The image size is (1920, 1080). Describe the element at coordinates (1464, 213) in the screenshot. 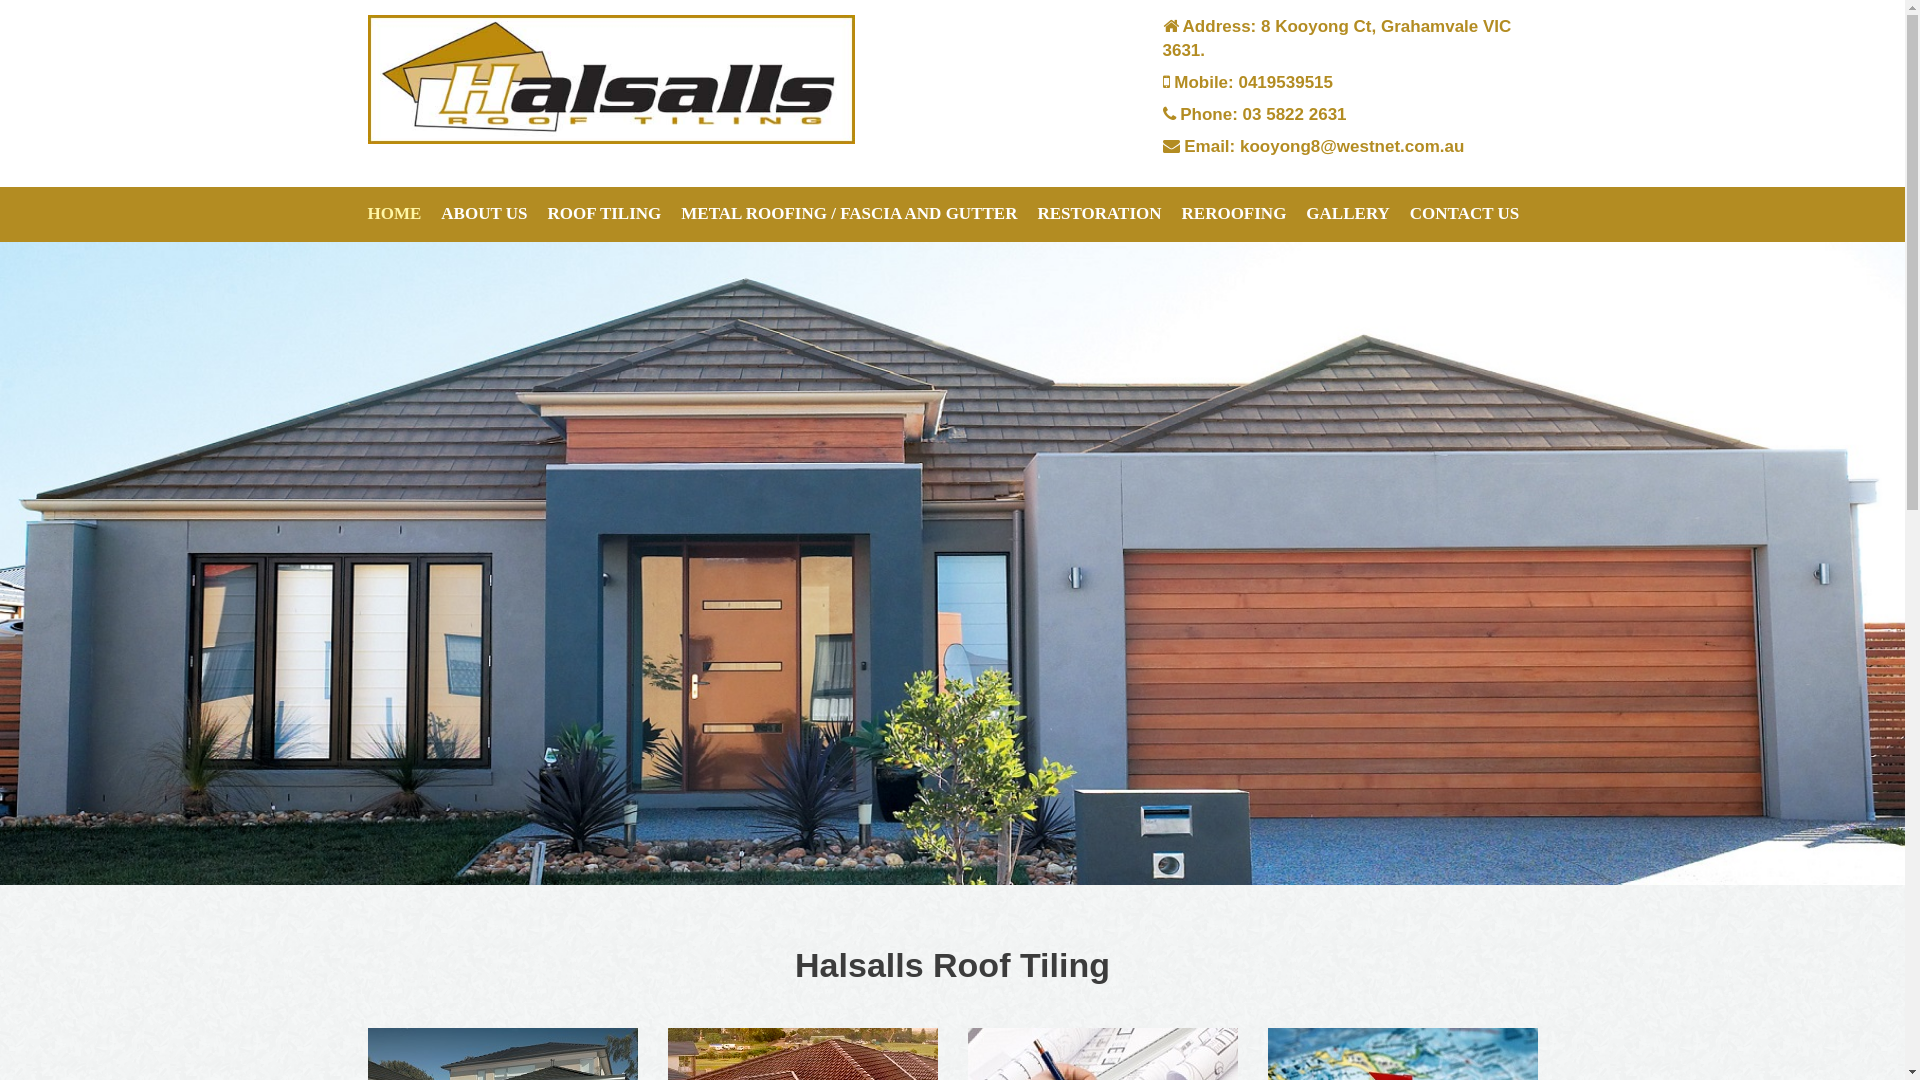

I see `'CONTACT US'` at that location.